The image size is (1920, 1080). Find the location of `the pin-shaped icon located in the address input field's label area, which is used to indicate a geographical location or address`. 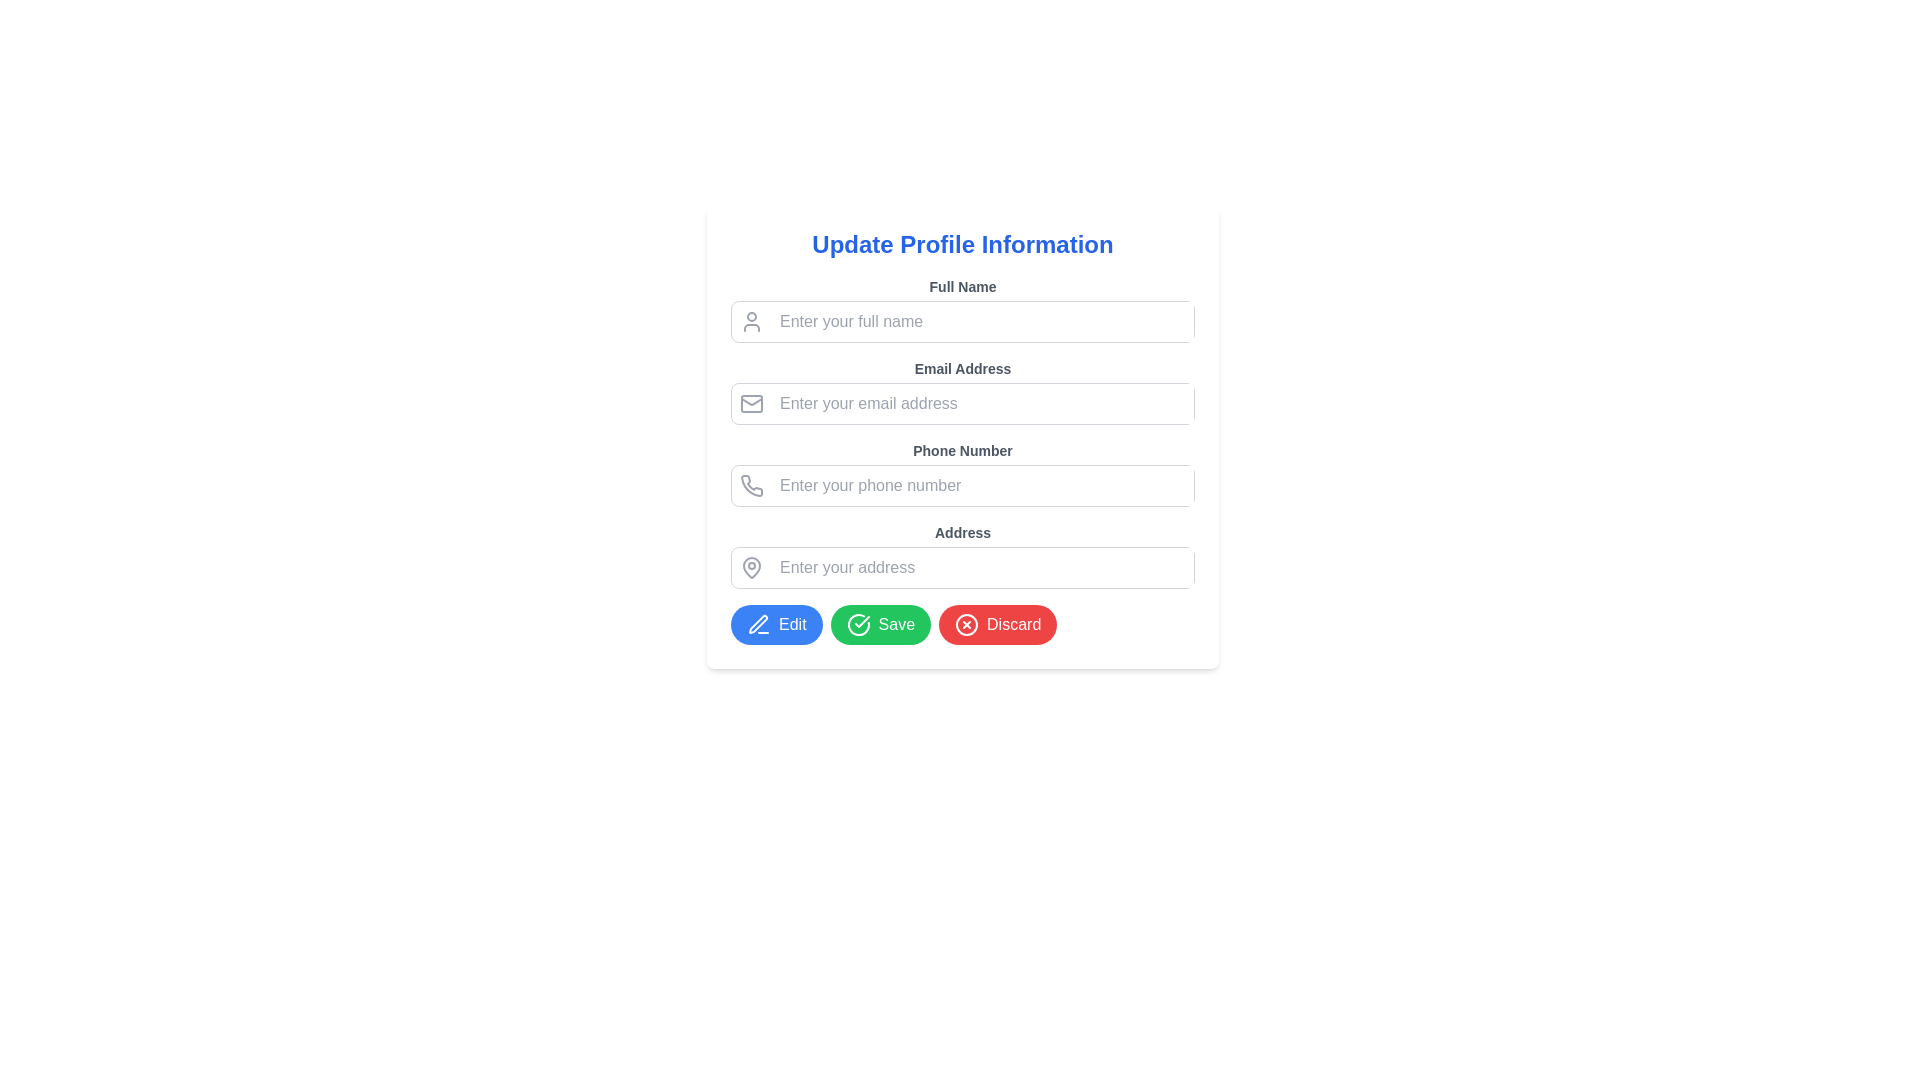

the pin-shaped icon located in the address input field's label area, which is used to indicate a geographical location or address is located at coordinates (751, 567).